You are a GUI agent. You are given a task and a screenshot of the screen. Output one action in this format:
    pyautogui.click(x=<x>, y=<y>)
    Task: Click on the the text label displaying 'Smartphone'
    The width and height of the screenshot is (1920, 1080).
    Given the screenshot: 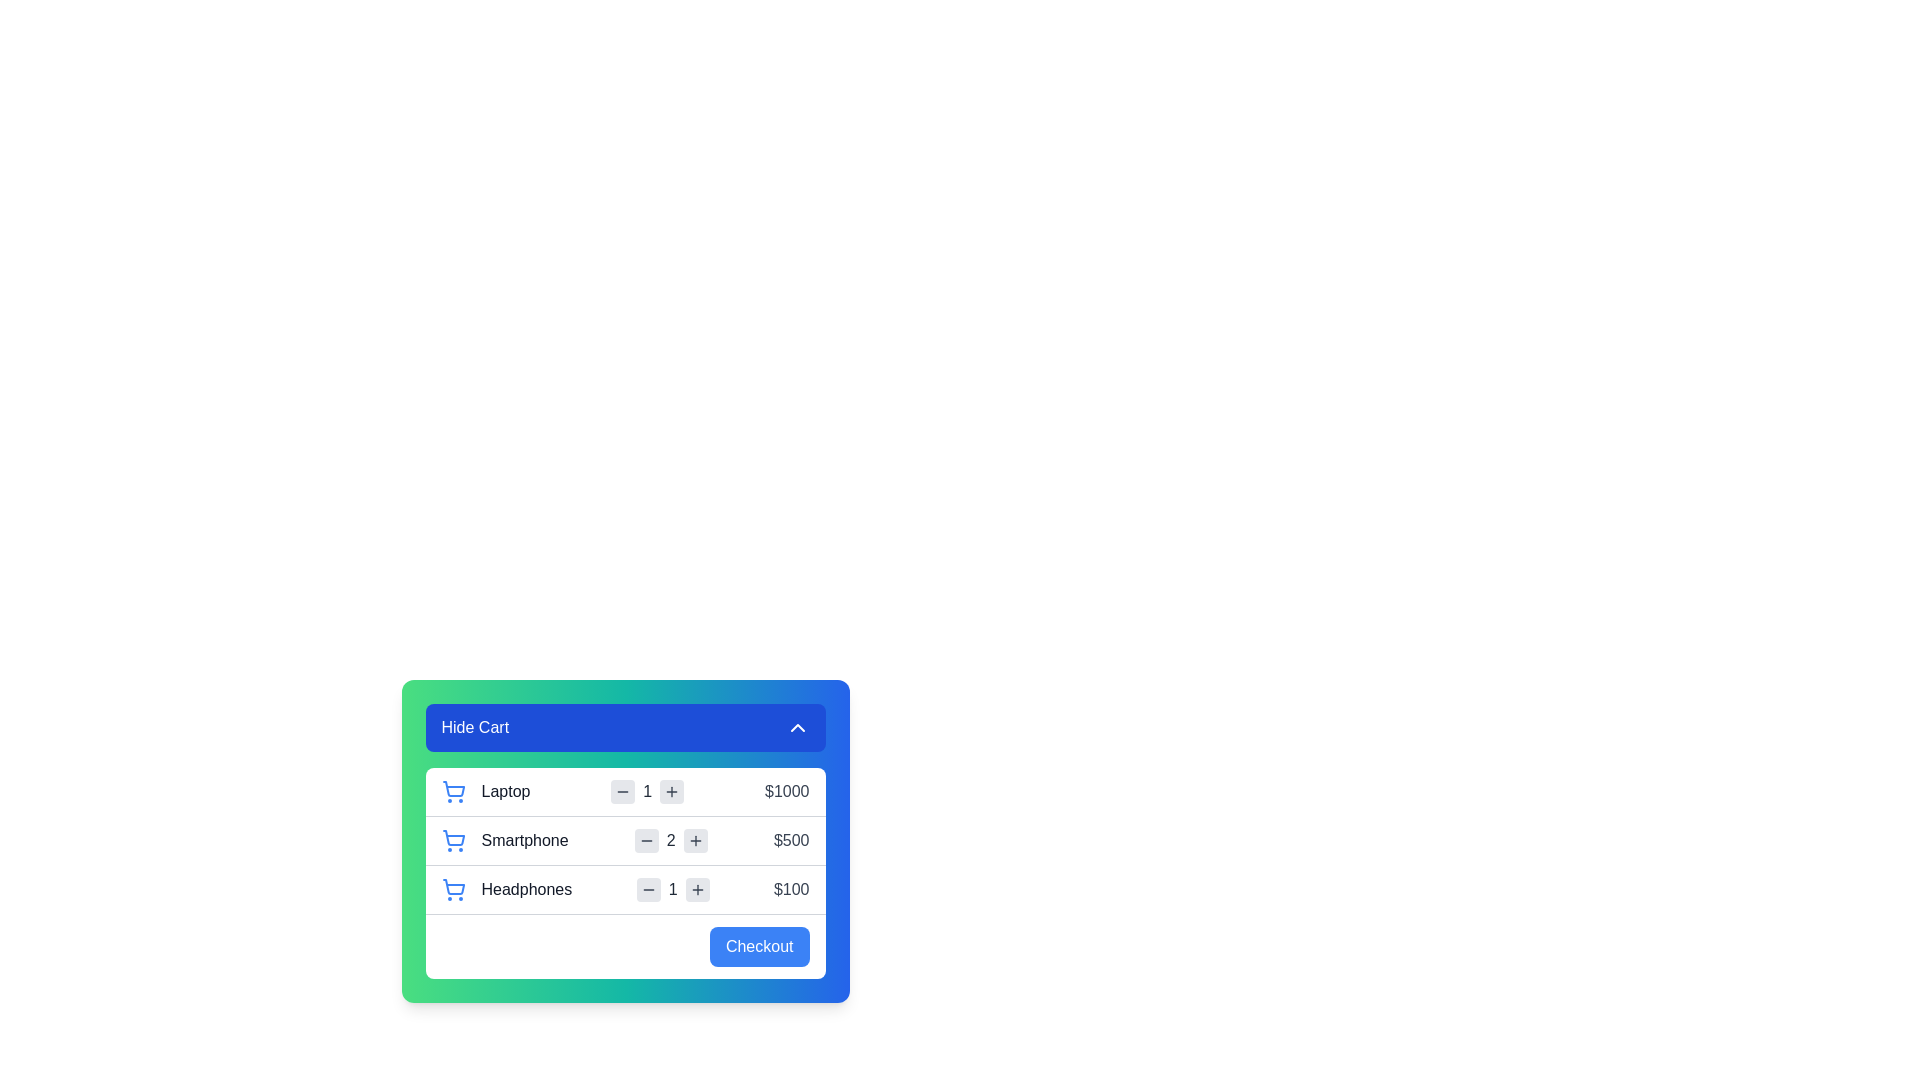 What is the action you would take?
    pyautogui.click(x=525, y=840)
    